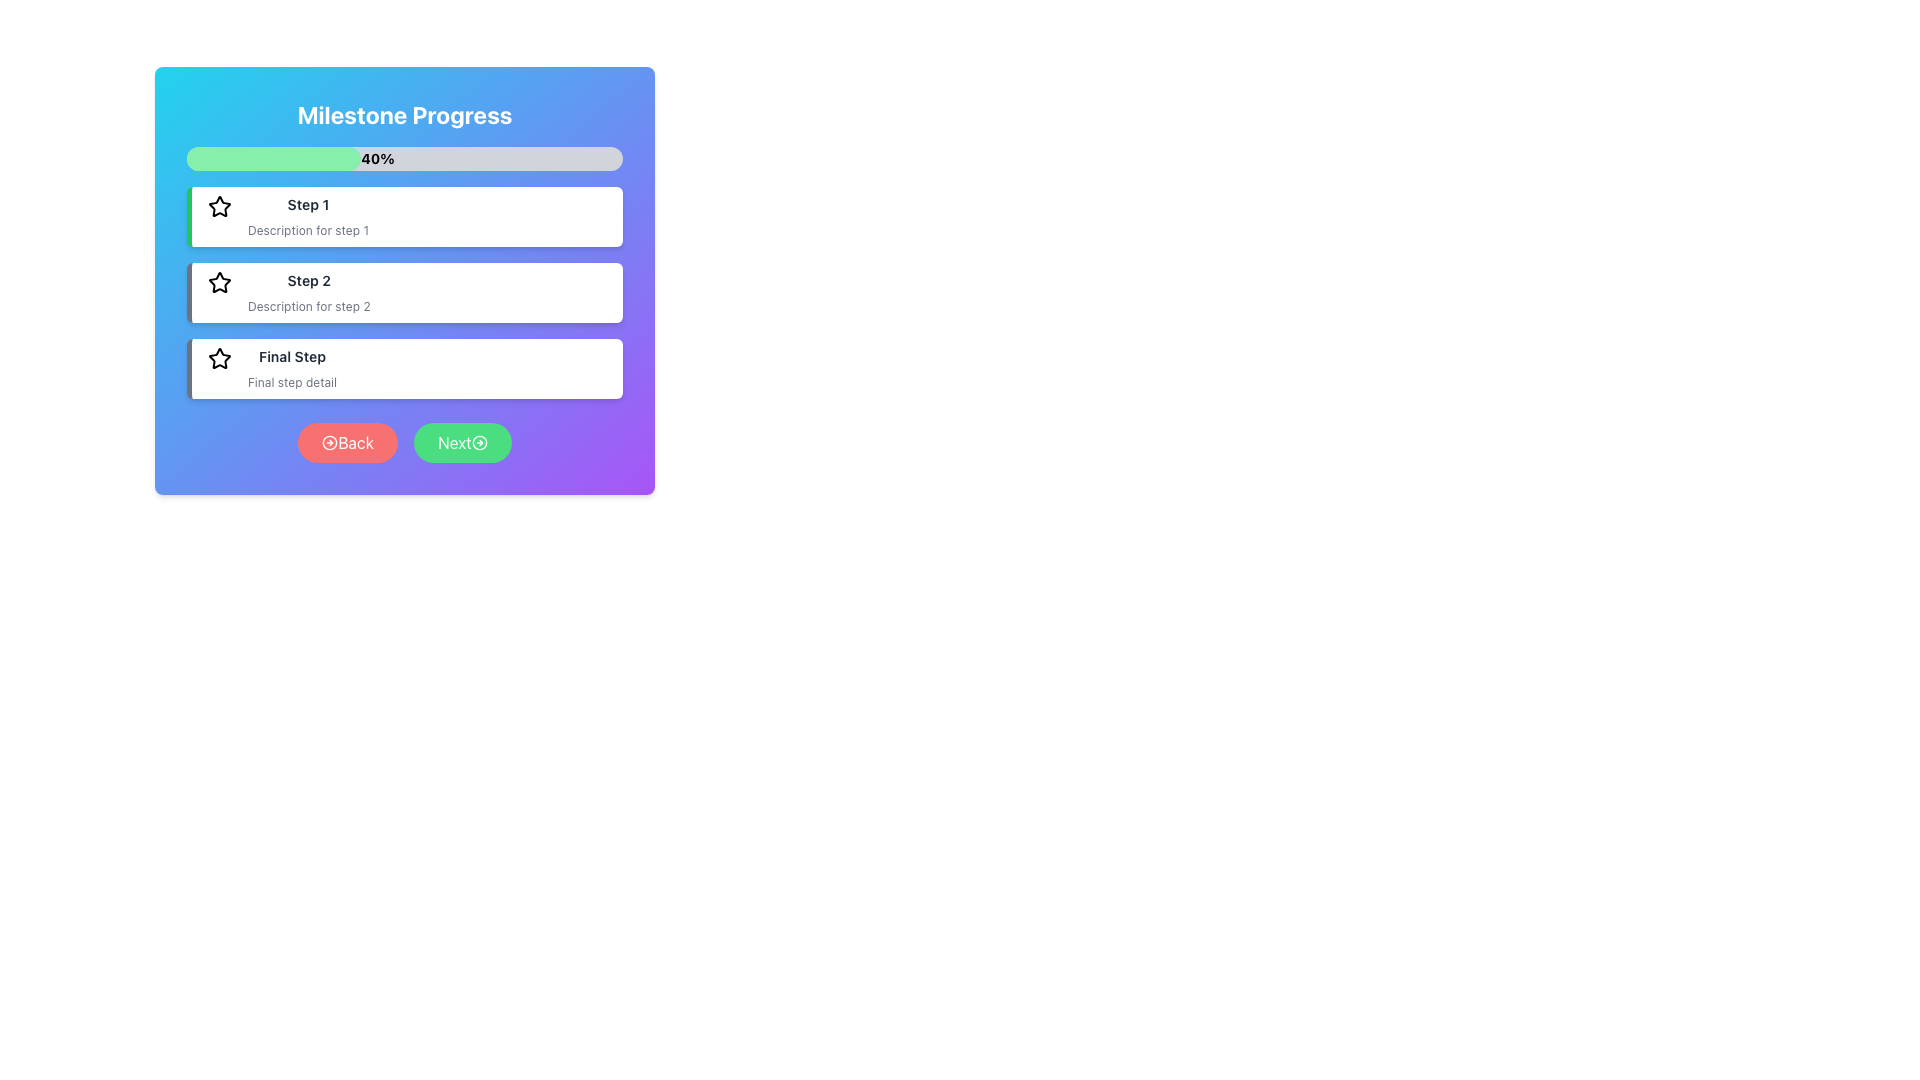 Image resolution: width=1920 pixels, height=1080 pixels. Describe the element at coordinates (220, 357) in the screenshot. I see `the outlined star-shaped icon located at the leftmost side of the 'Final Step' section` at that location.